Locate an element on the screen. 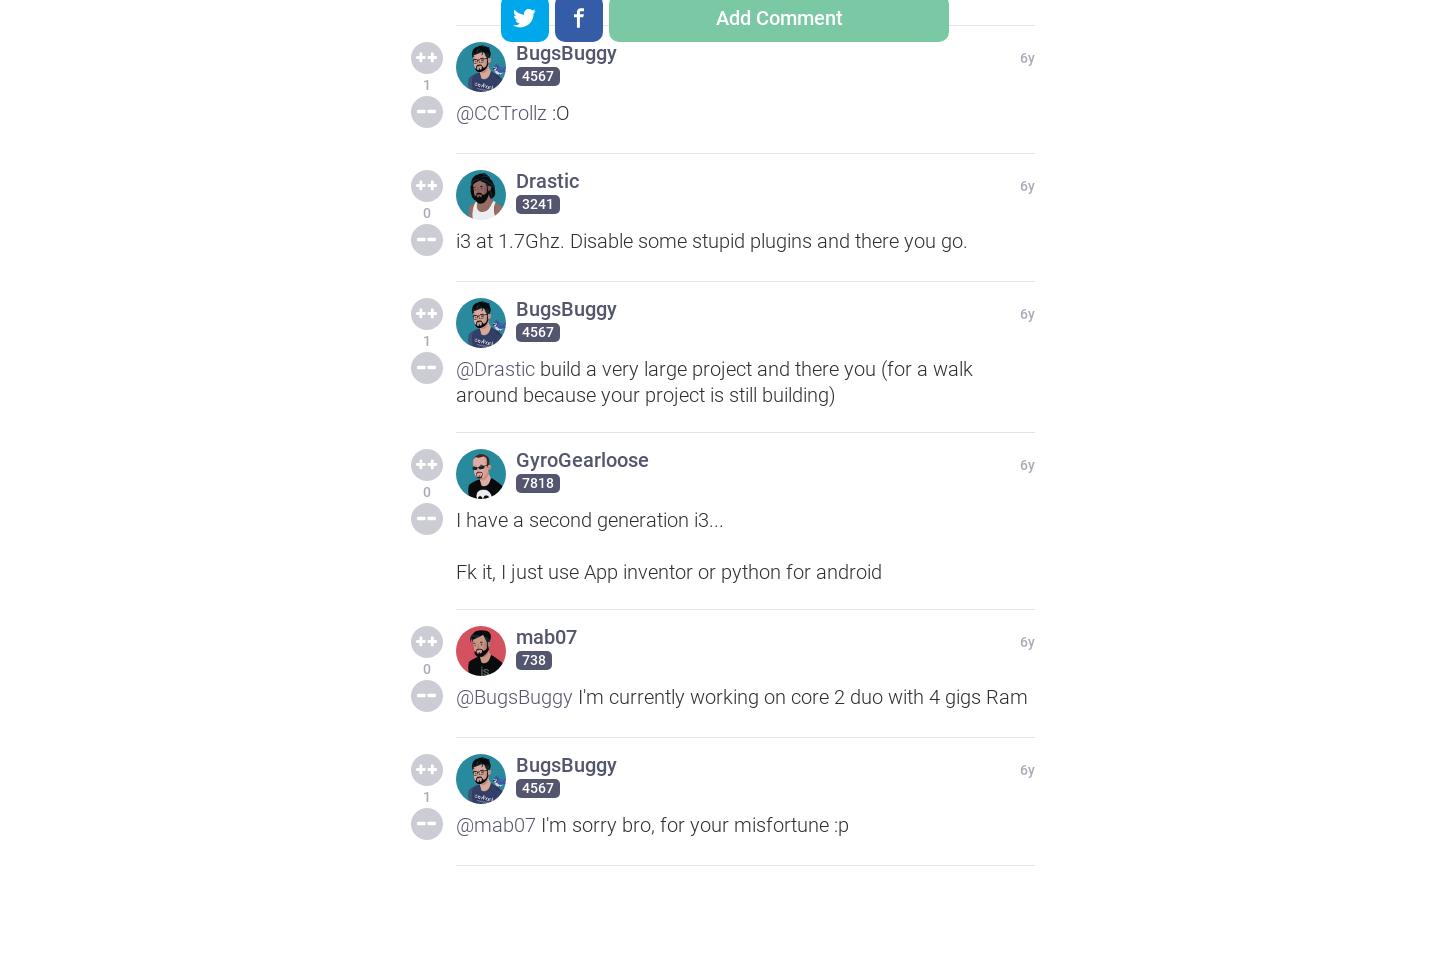 This screenshot has width=1450, height=969. 'GyroGearloose' is located at coordinates (582, 459).